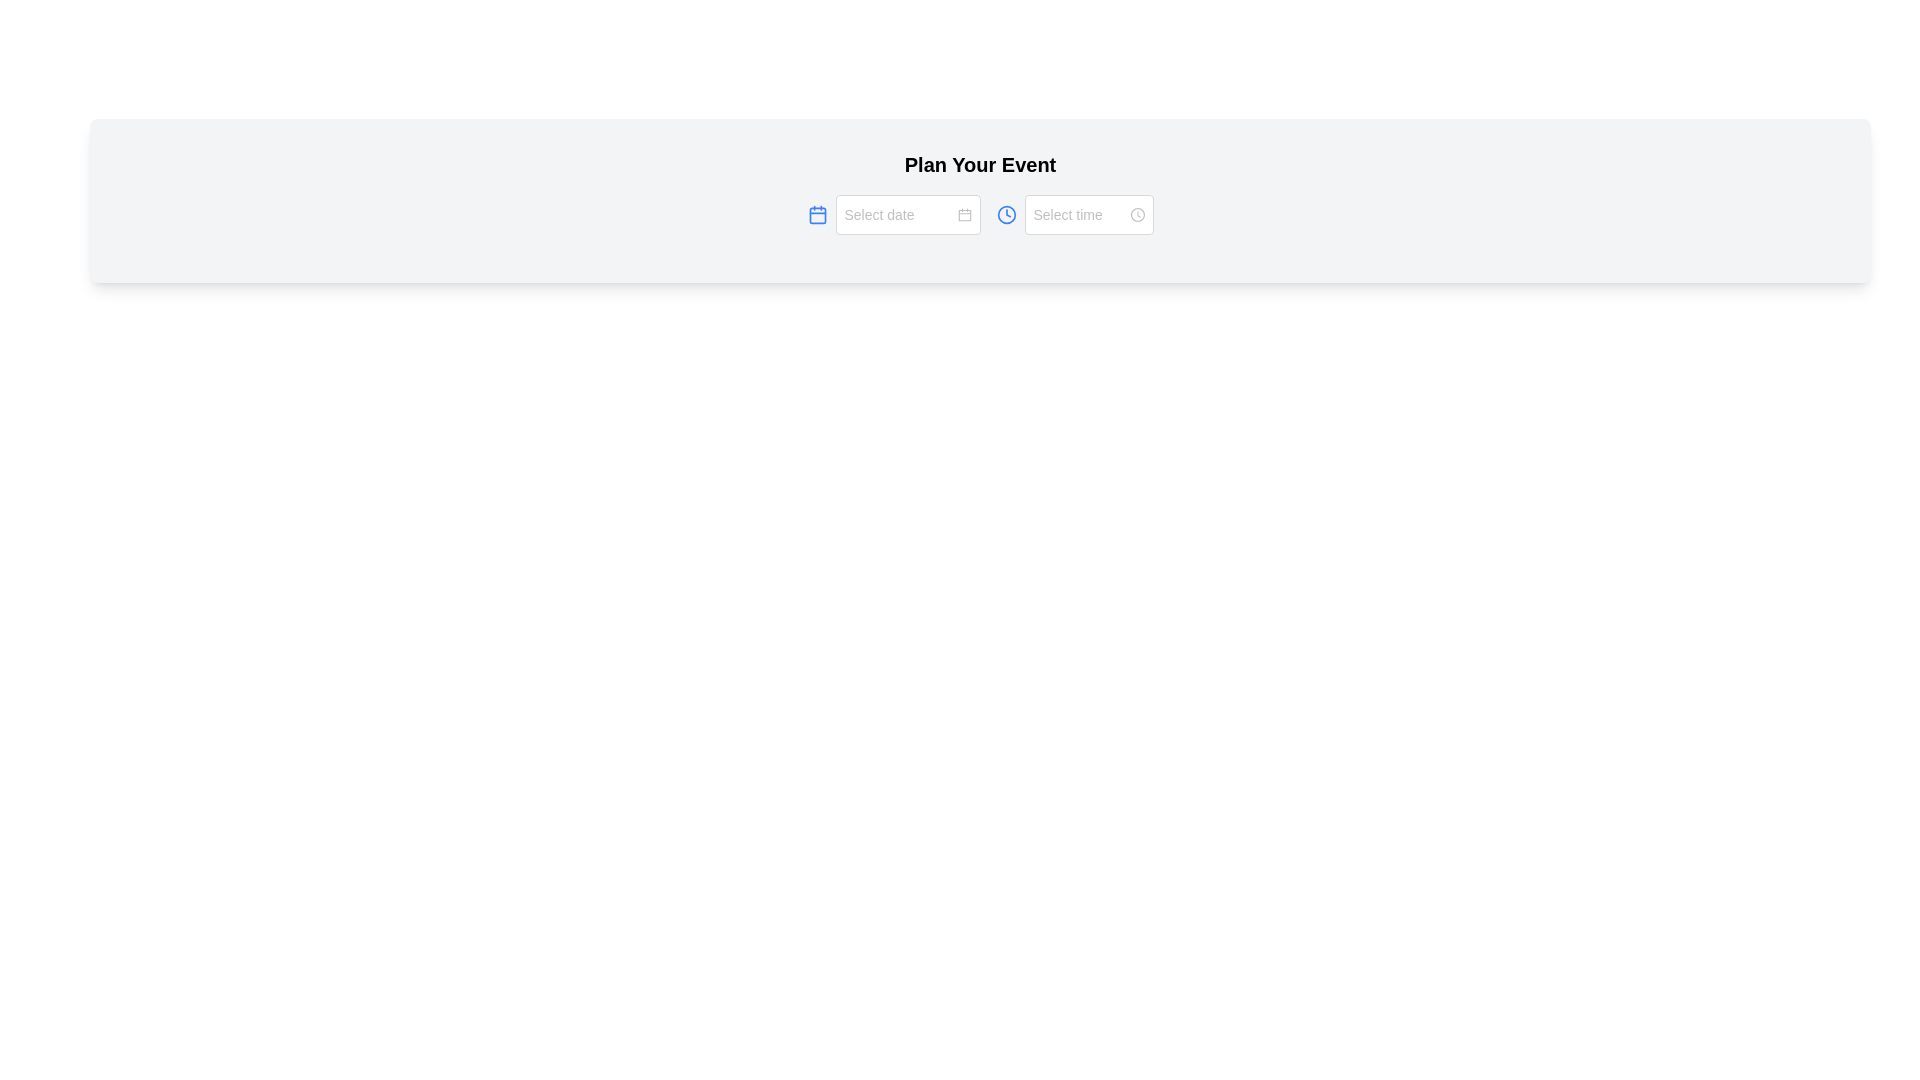 Image resolution: width=1920 pixels, height=1080 pixels. What do you see at coordinates (1088, 215) in the screenshot?
I see `the Dropdown time picker input field, which is a rectangular field with a clock icon and placeholder text 'Select time'` at bounding box center [1088, 215].